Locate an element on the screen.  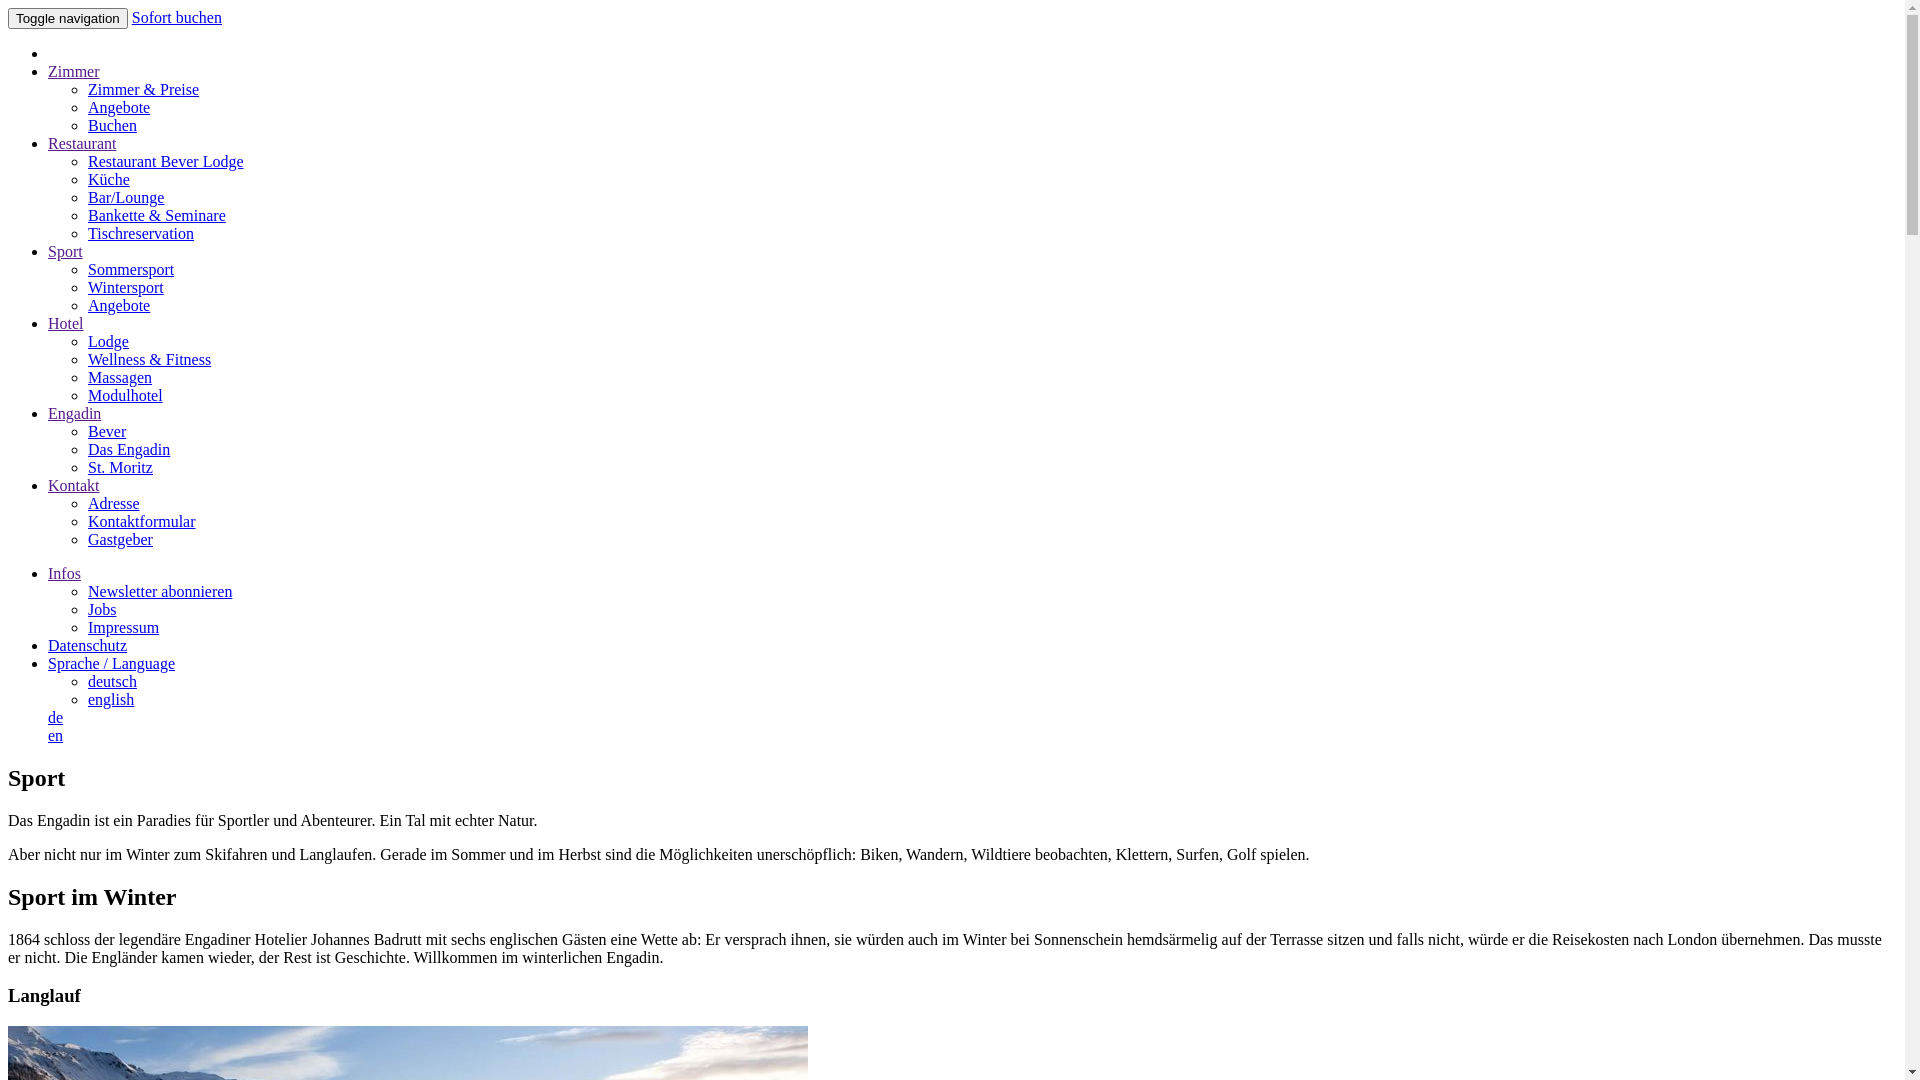
'Infos' is located at coordinates (64, 573).